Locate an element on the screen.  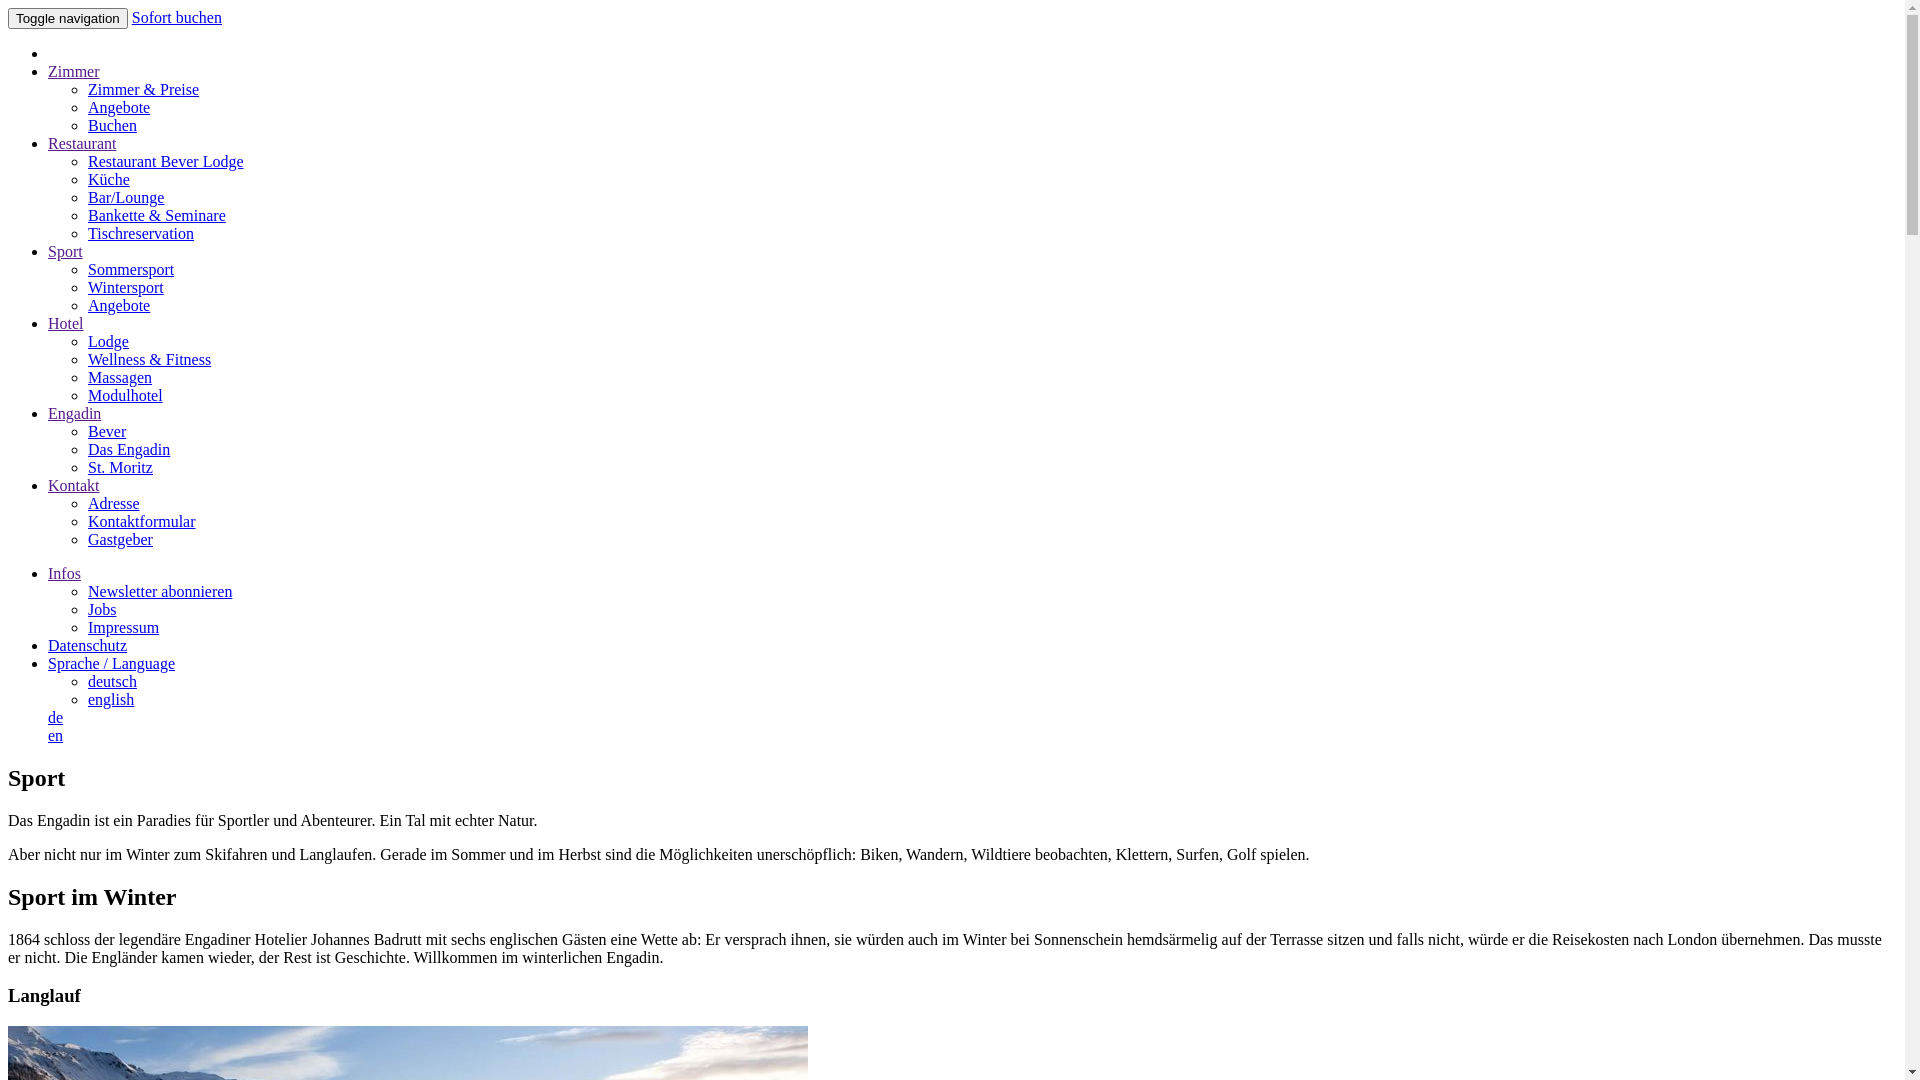
'Infos' is located at coordinates (64, 573).